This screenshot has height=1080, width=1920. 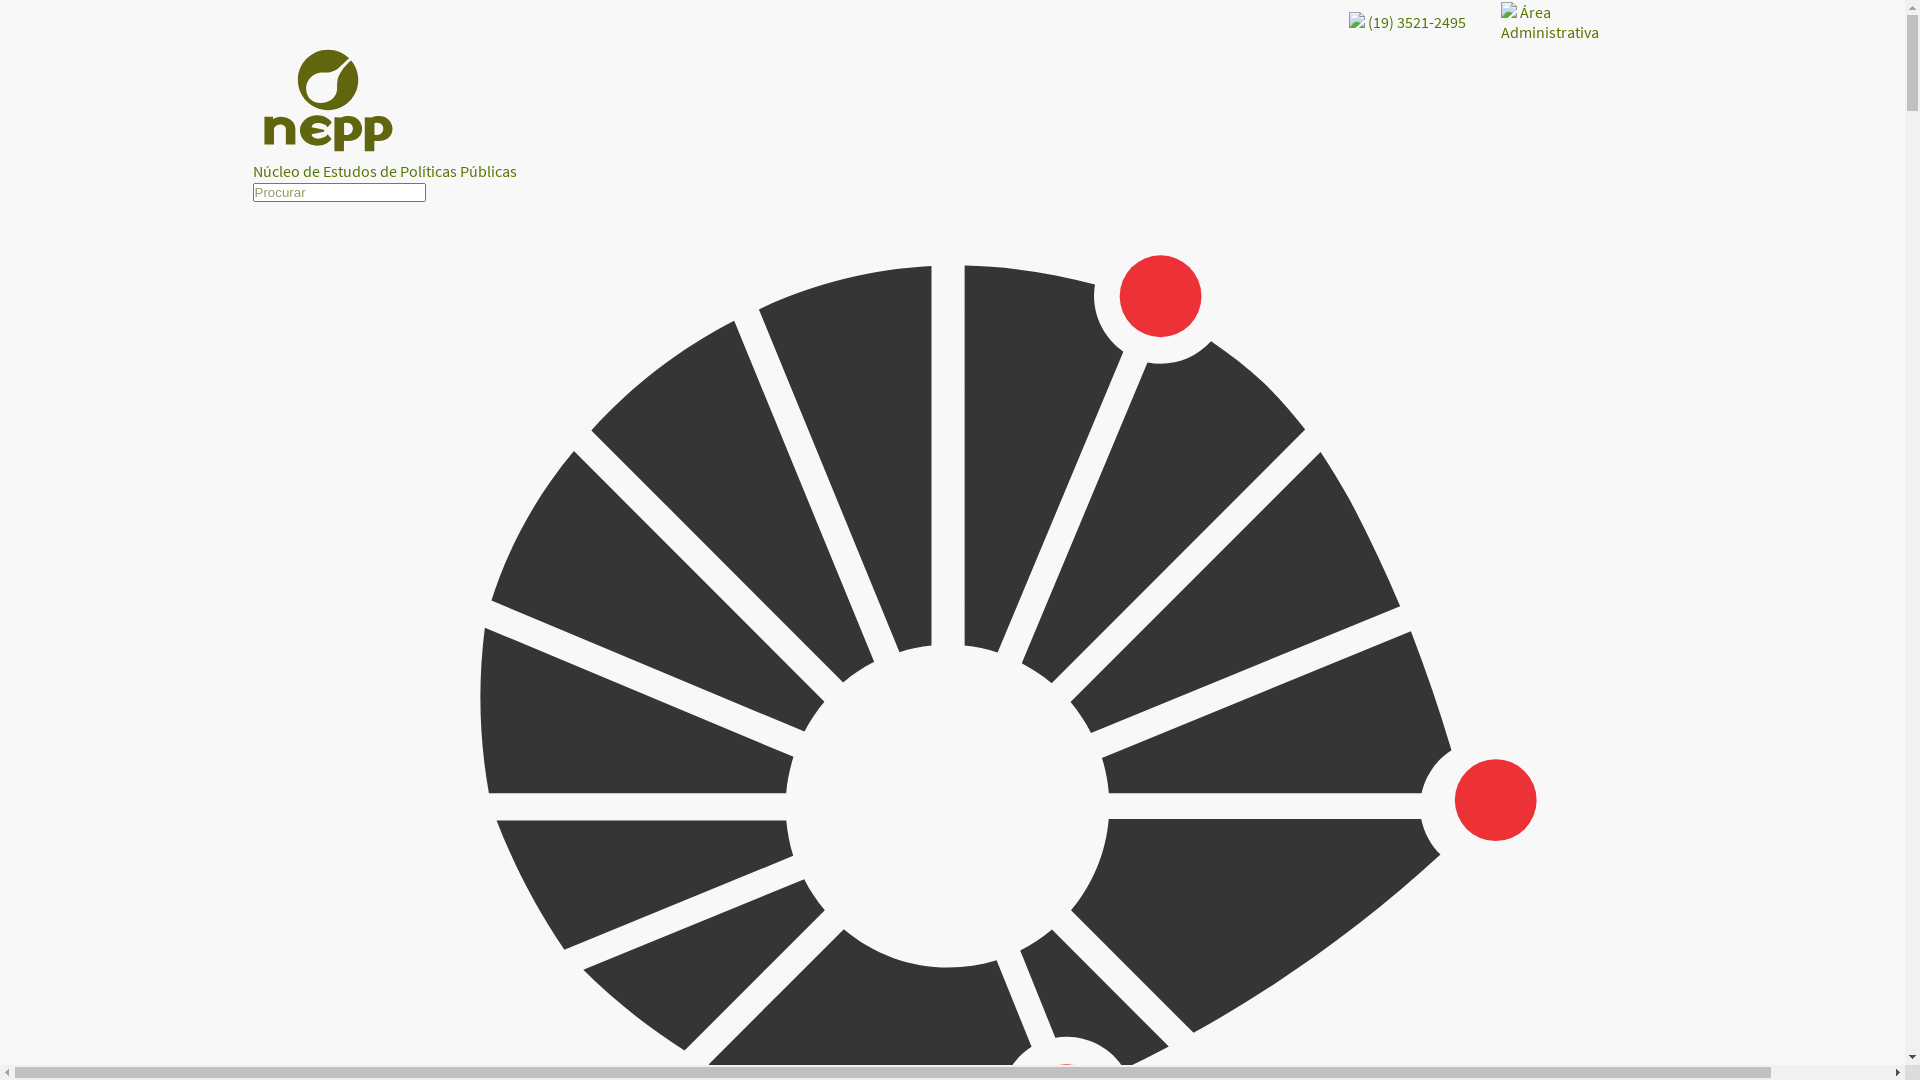 What do you see at coordinates (1405, 22) in the screenshot?
I see `'(19) 3521-2495'` at bounding box center [1405, 22].